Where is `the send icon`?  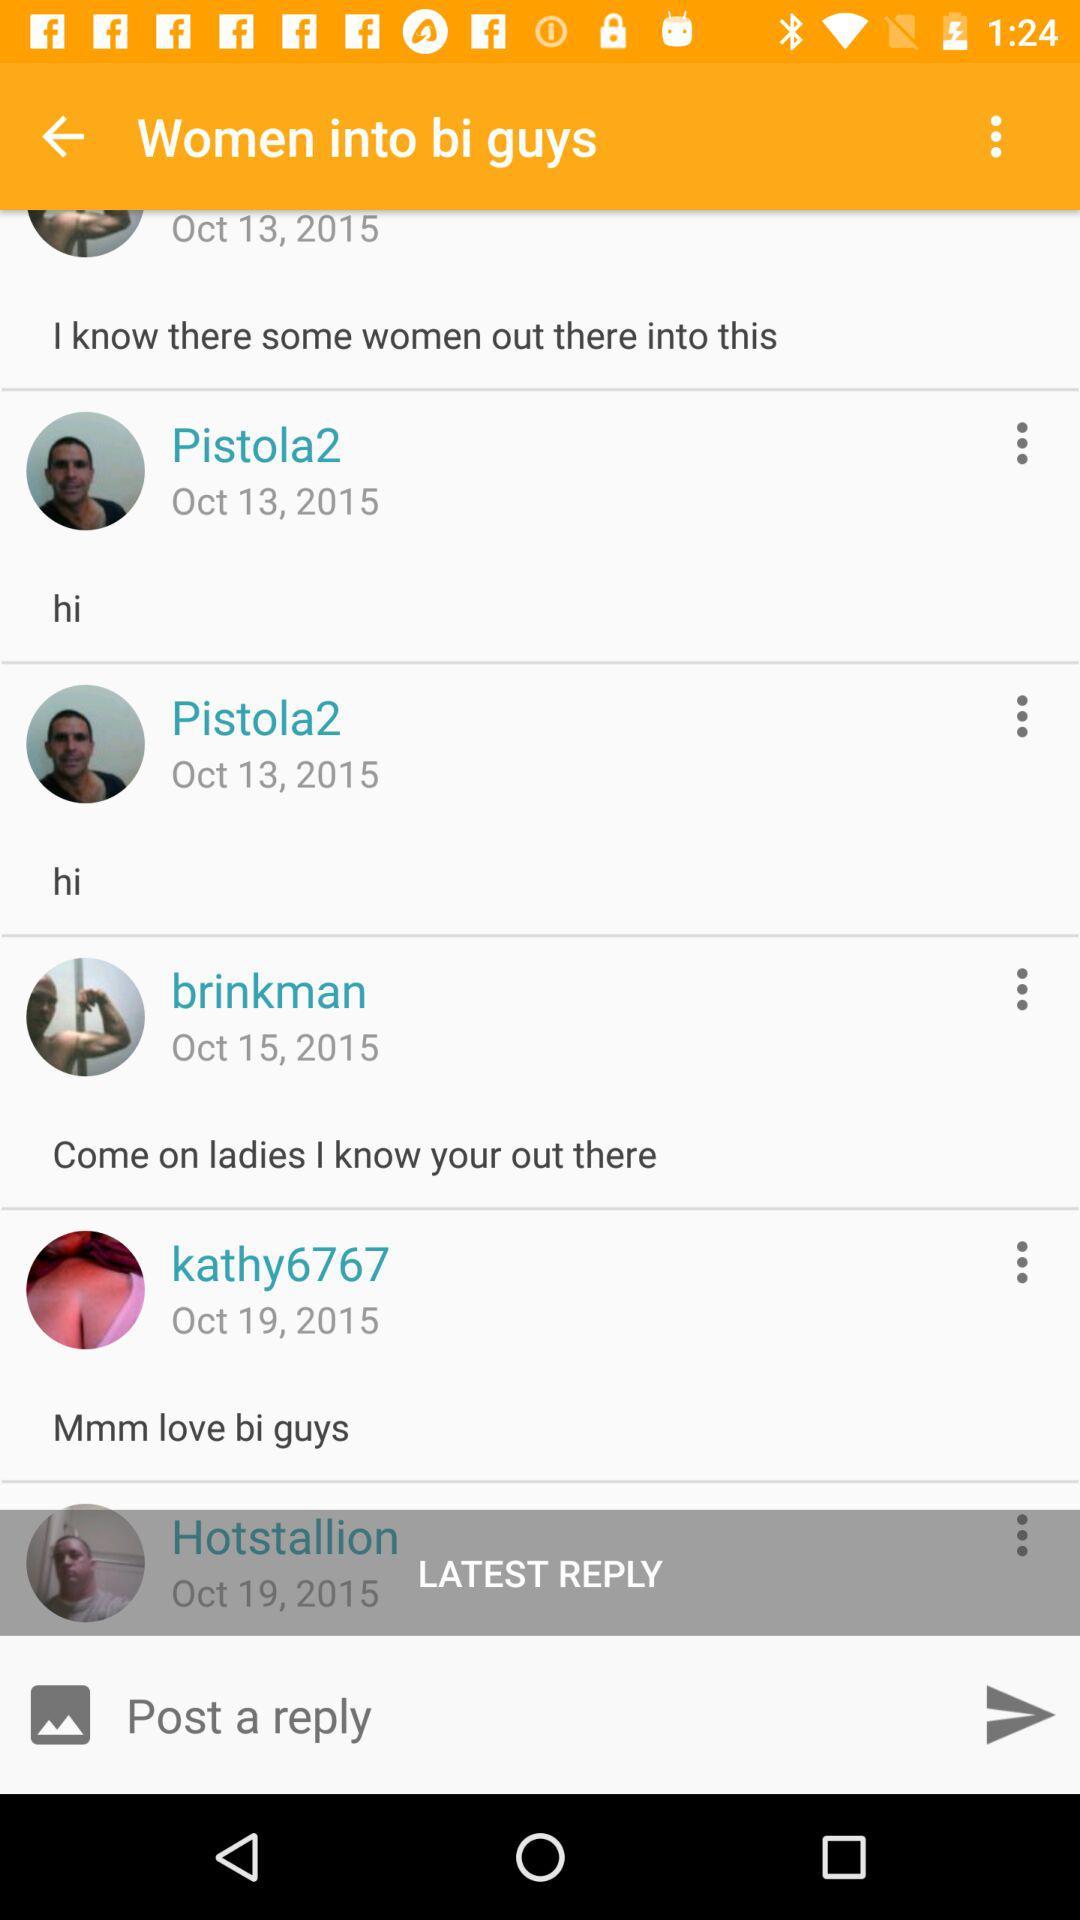 the send icon is located at coordinates (1019, 1713).